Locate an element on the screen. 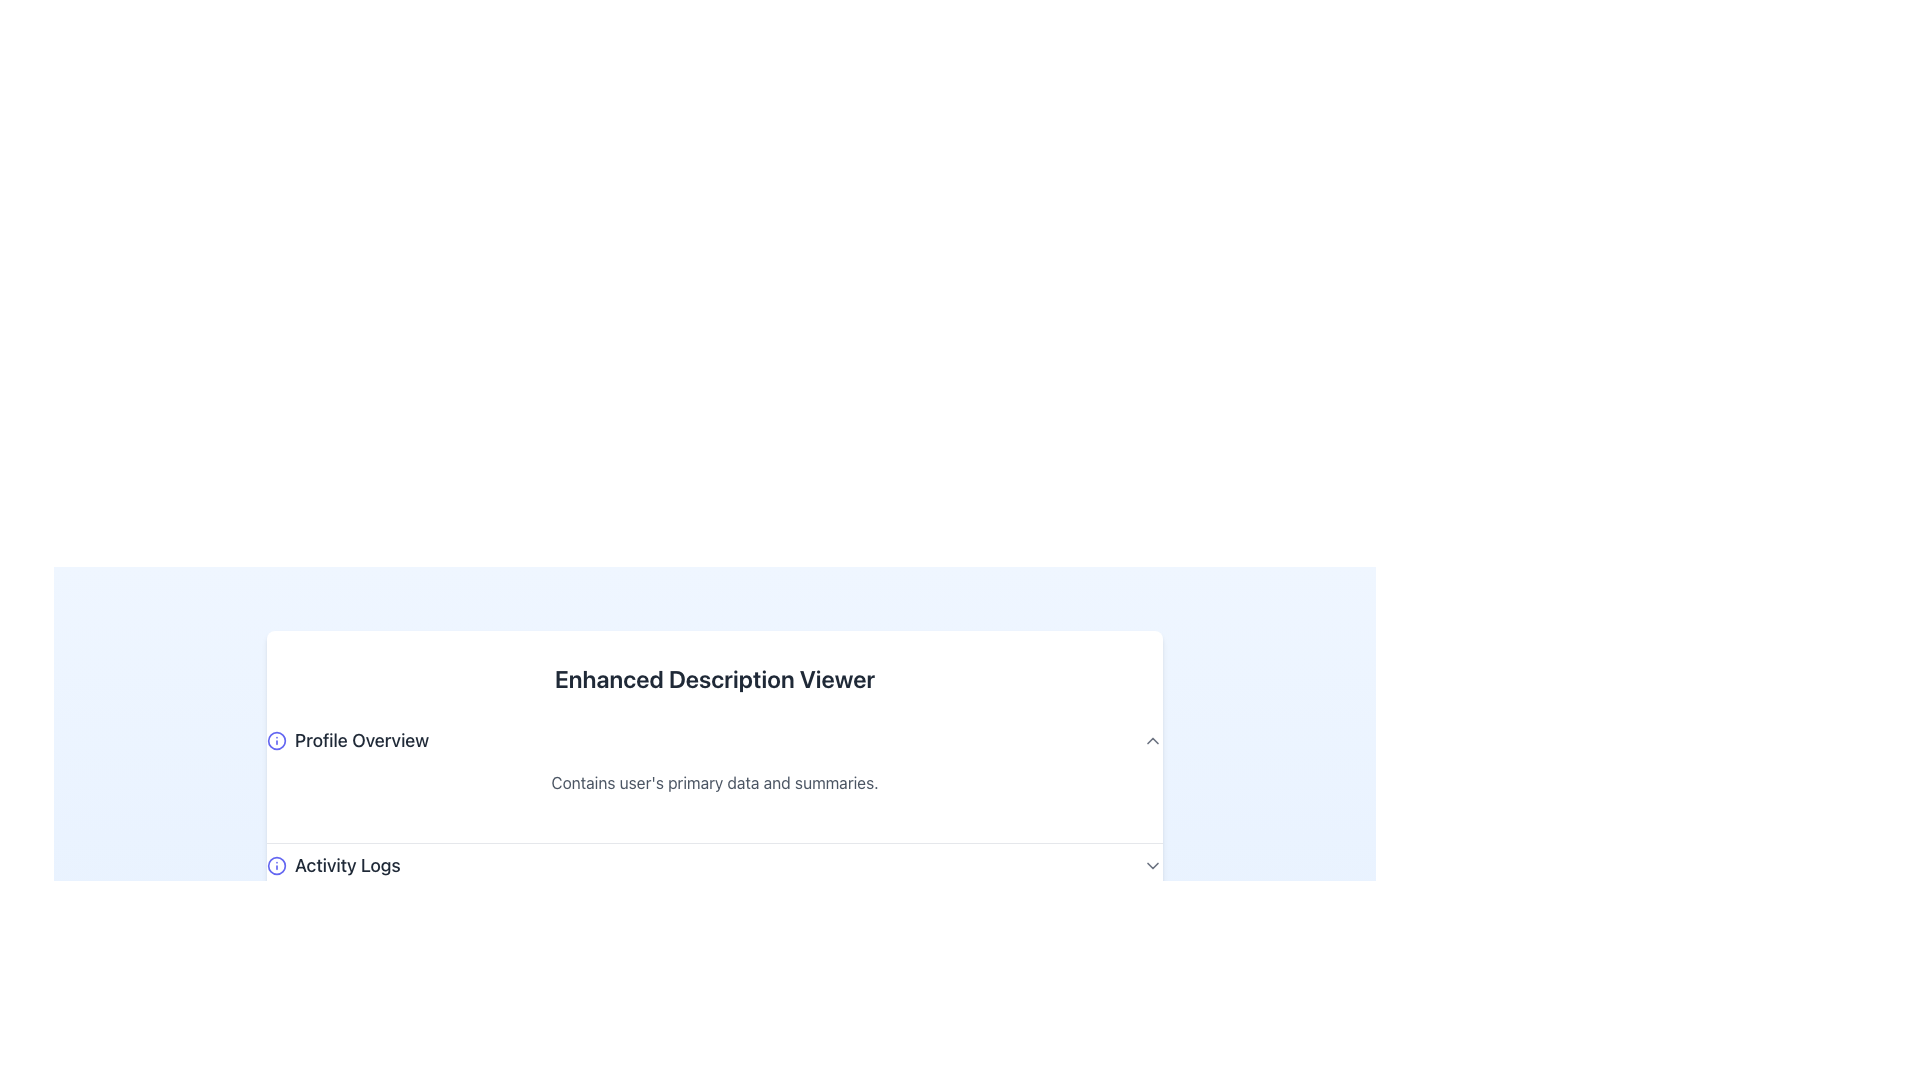 Image resolution: width=1920 pixels, height=1080 pixels. the upward-facing chevron icon representing collapse functionality located at the far-right side of the 'Profile Overview' section is located at coordinates (1152, 740).